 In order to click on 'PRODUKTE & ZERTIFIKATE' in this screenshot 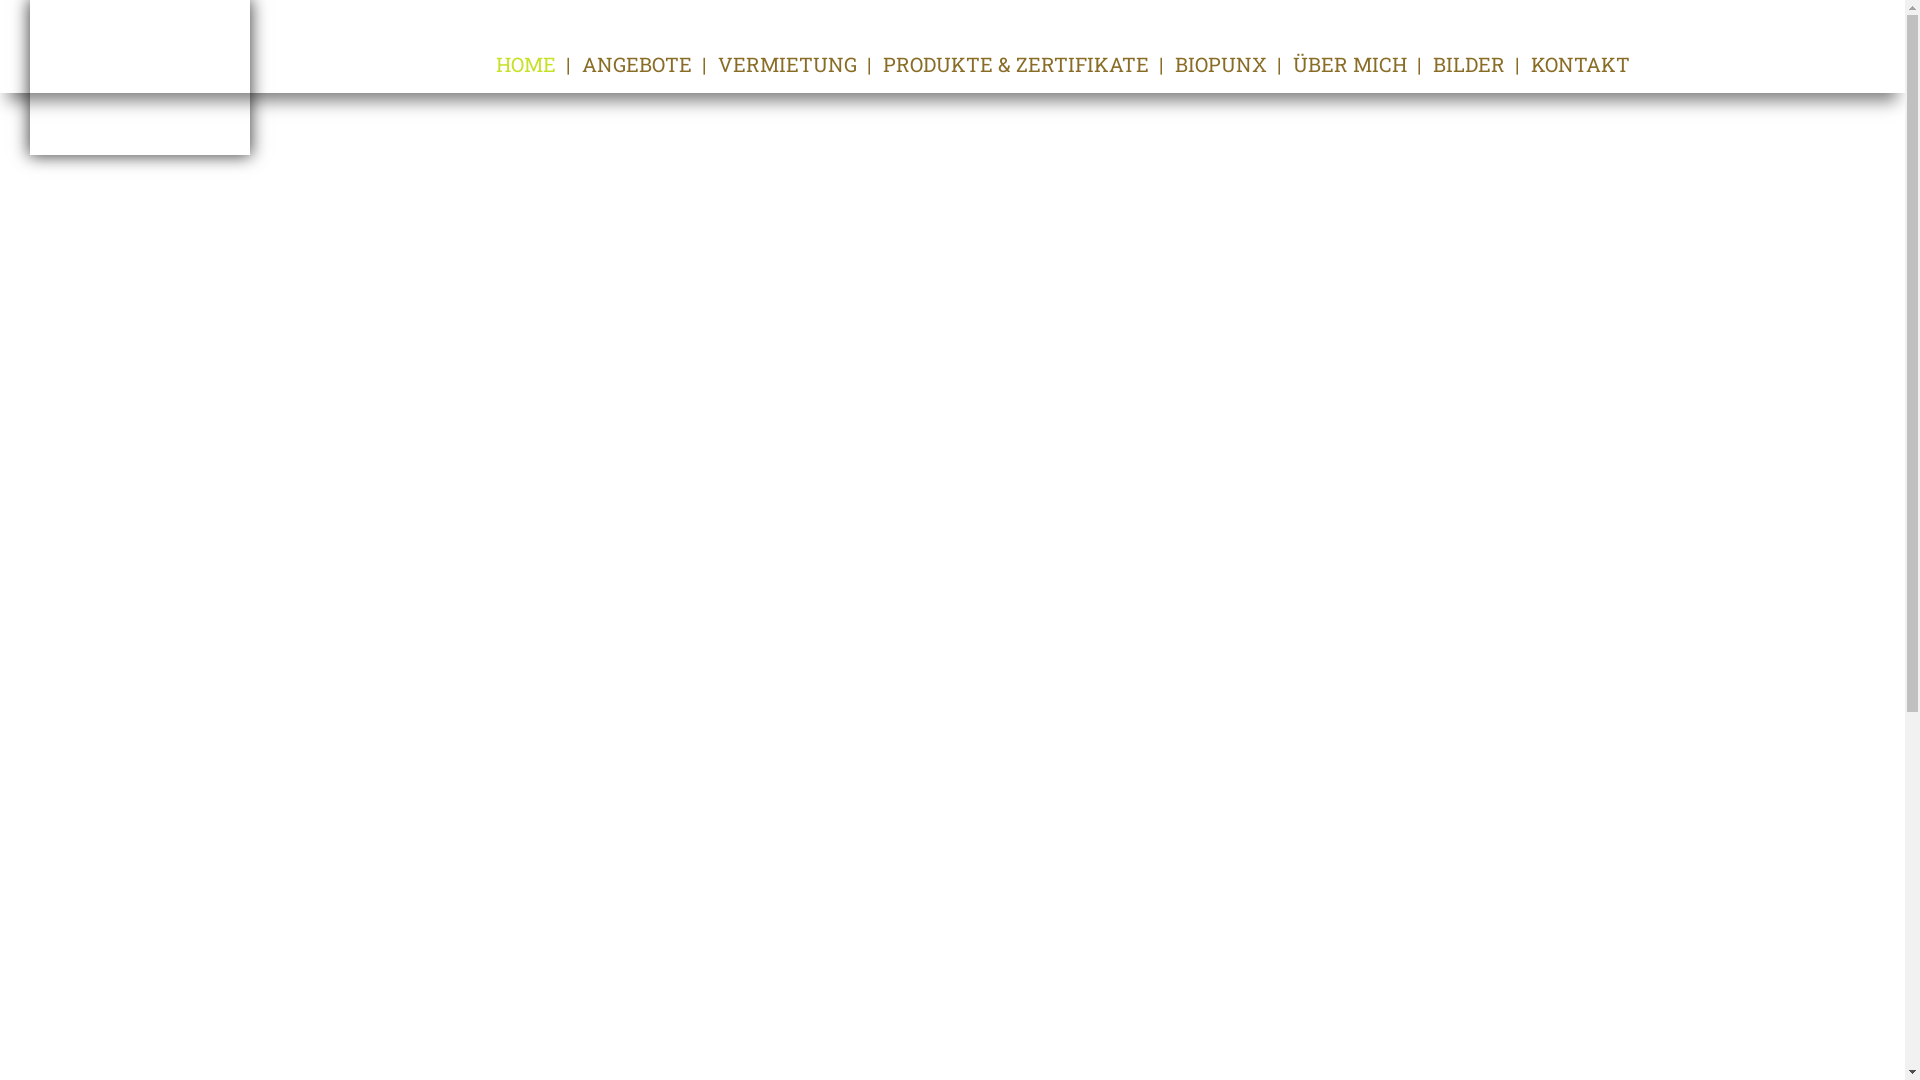, I will do `click(881, 63)`.